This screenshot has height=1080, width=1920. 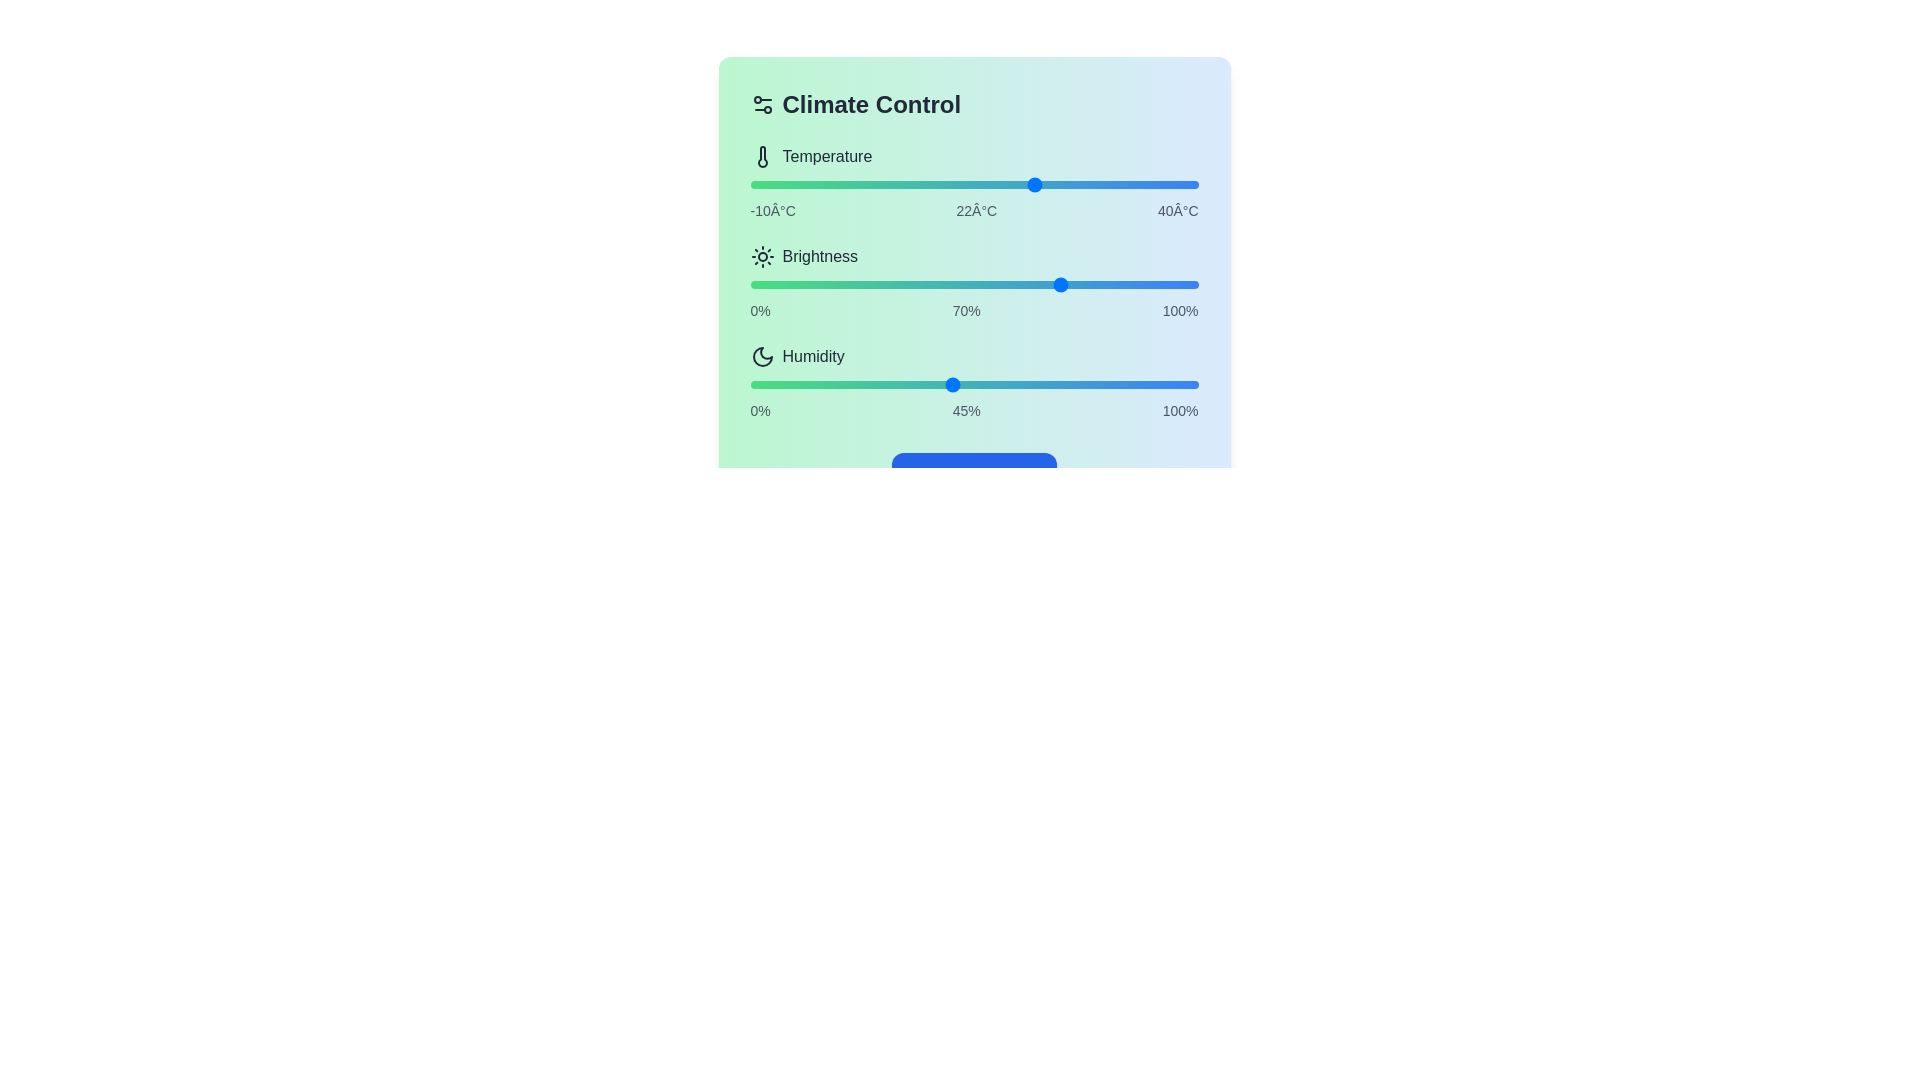 What do you see at coordinates (1180, 311) in the screenshot?
I see `text of the maximum value label, which is the '100%' text label aligned below the brightness adjustment slider` at bounding box center [1180, 311].